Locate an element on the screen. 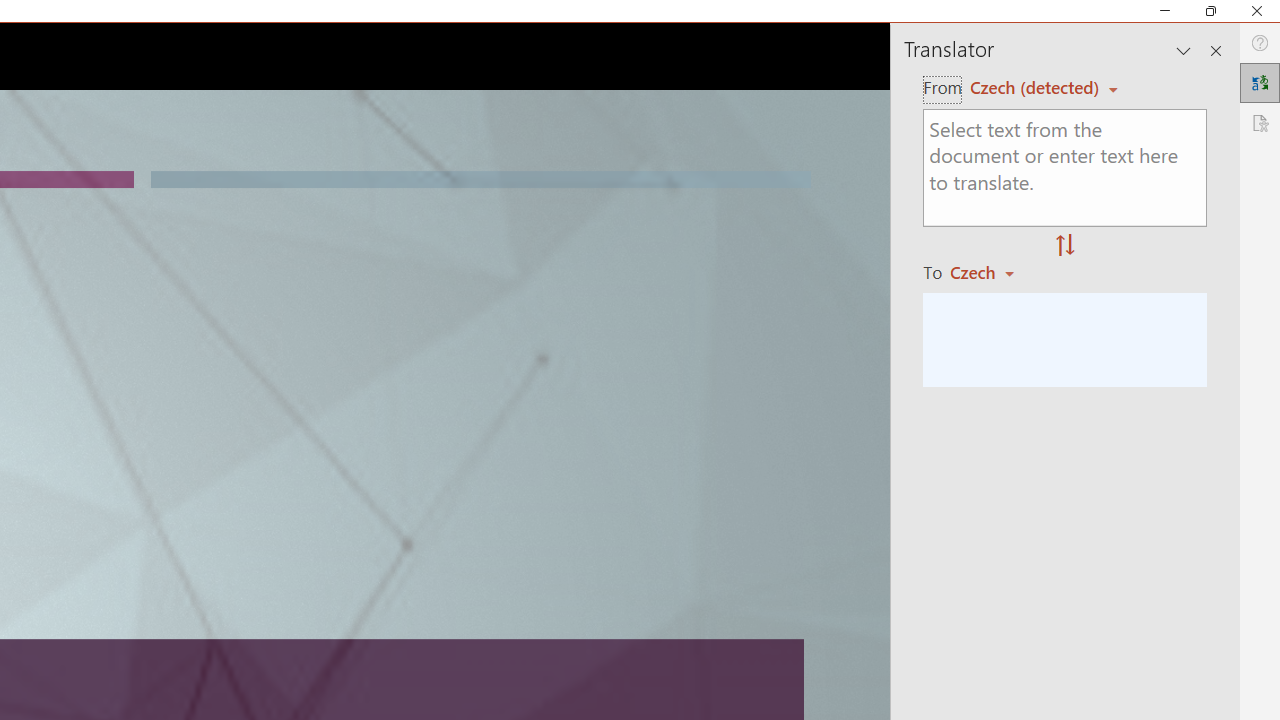 This screenshot has height=720, width=1280. 'Czech (detected)' is located at coordinates (1037, 86).